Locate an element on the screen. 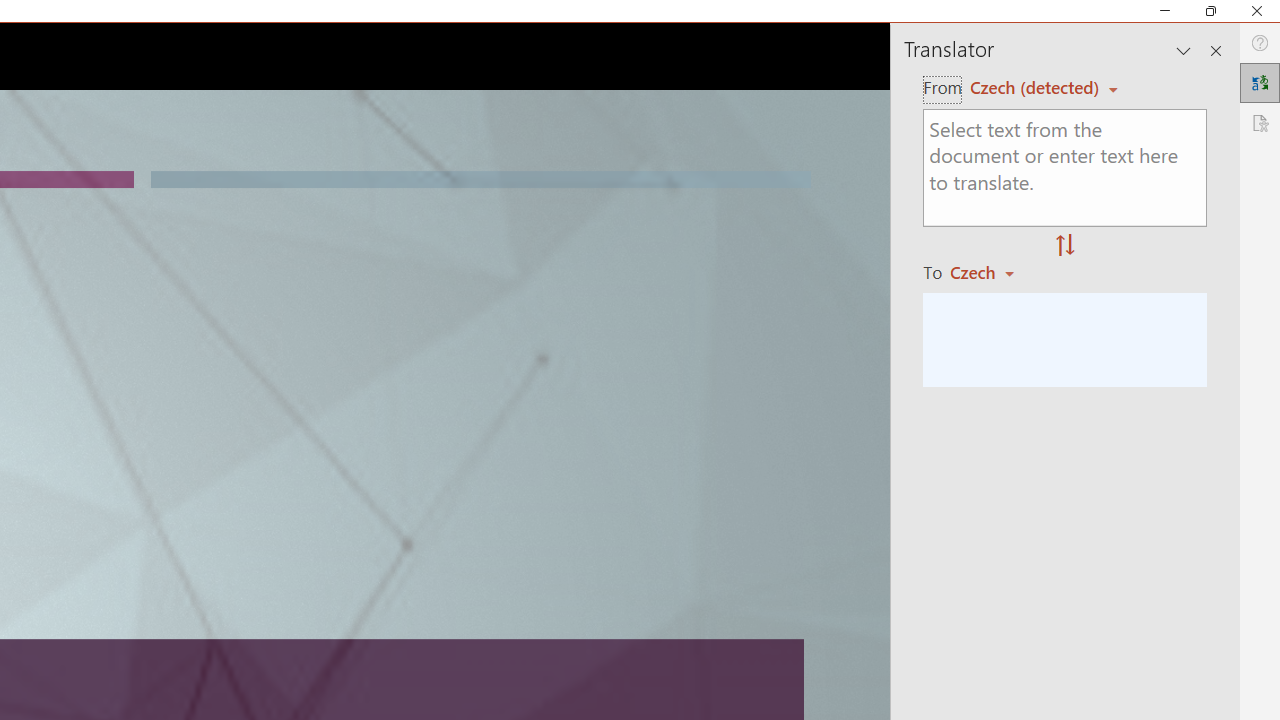 This screenshot has height=720, width=1280. 'Czech (detected)' is located at coordinates (1037, 86).